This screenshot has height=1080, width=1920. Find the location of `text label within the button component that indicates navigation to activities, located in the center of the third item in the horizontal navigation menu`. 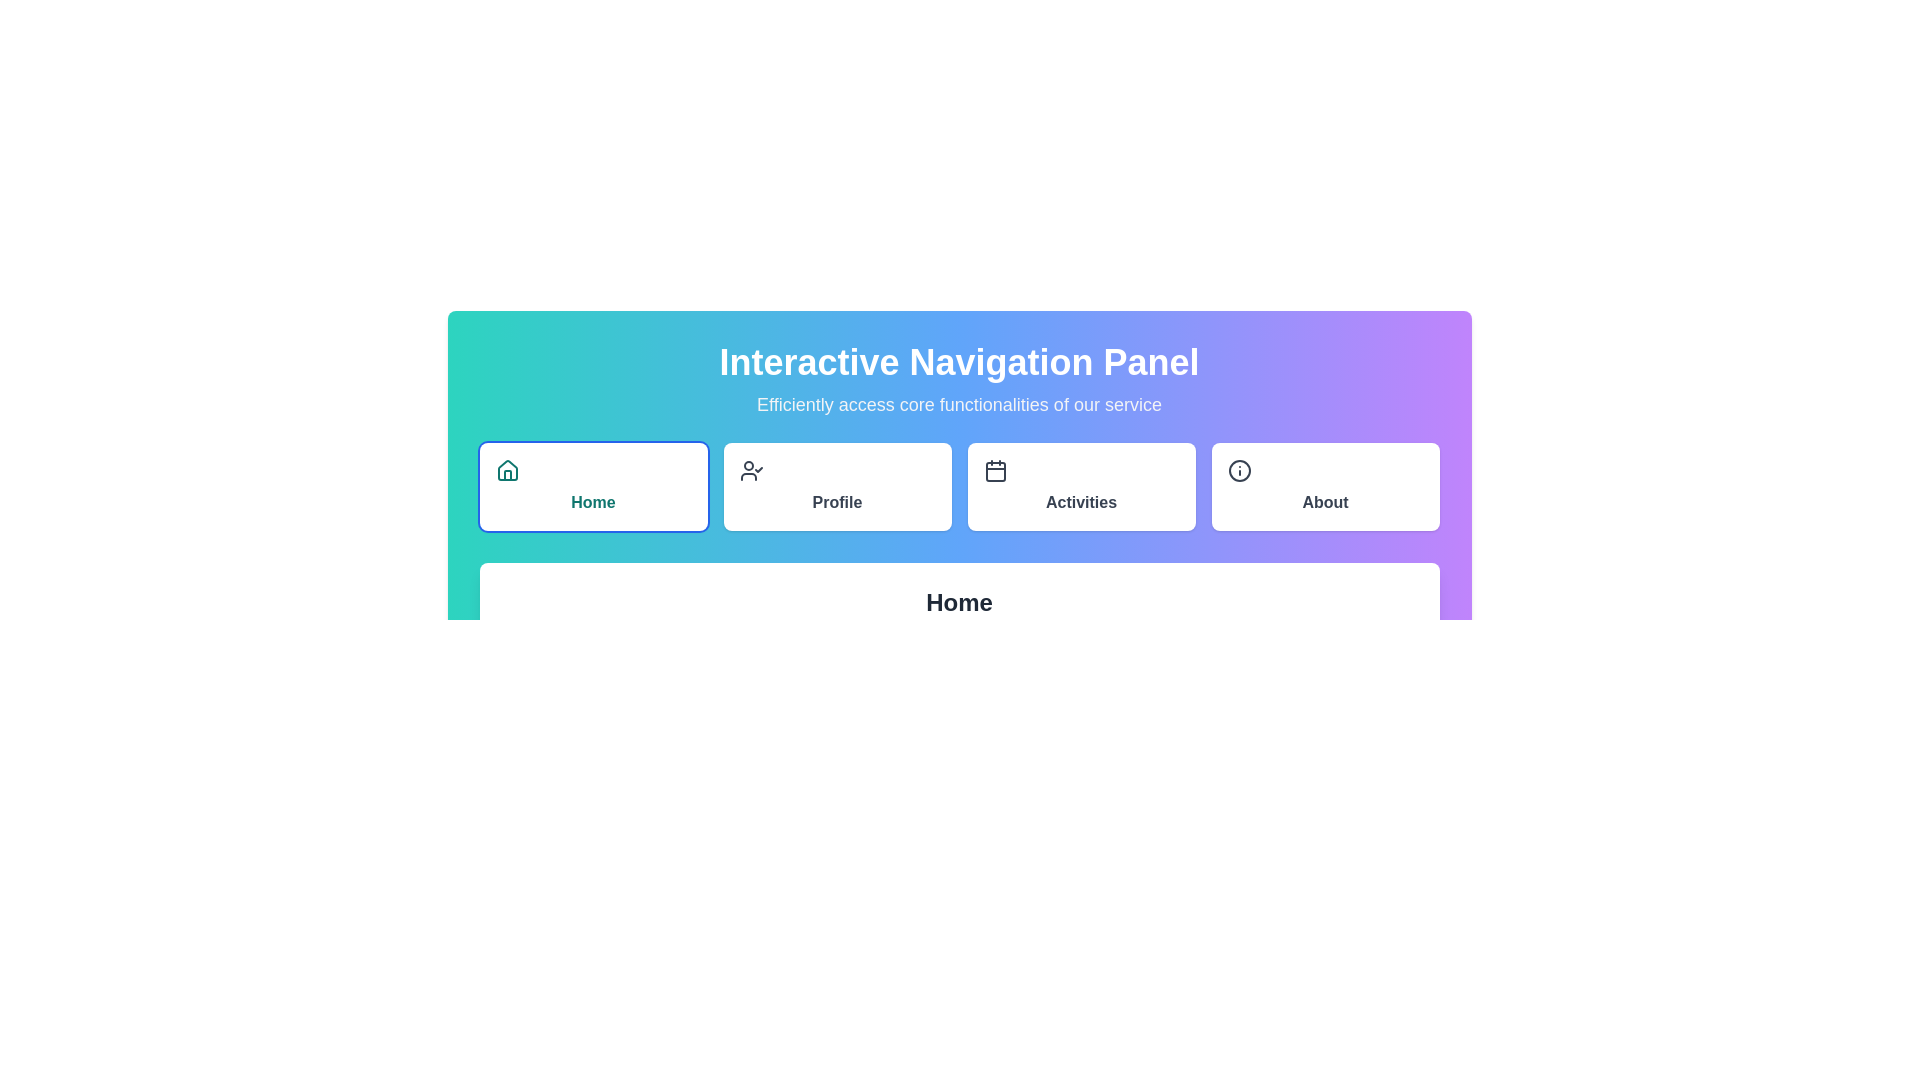

text label within the button component that indicates navigation to activities, located in the center of the third item in the horizontal navigation menu is located at coordinates (1080, 501).